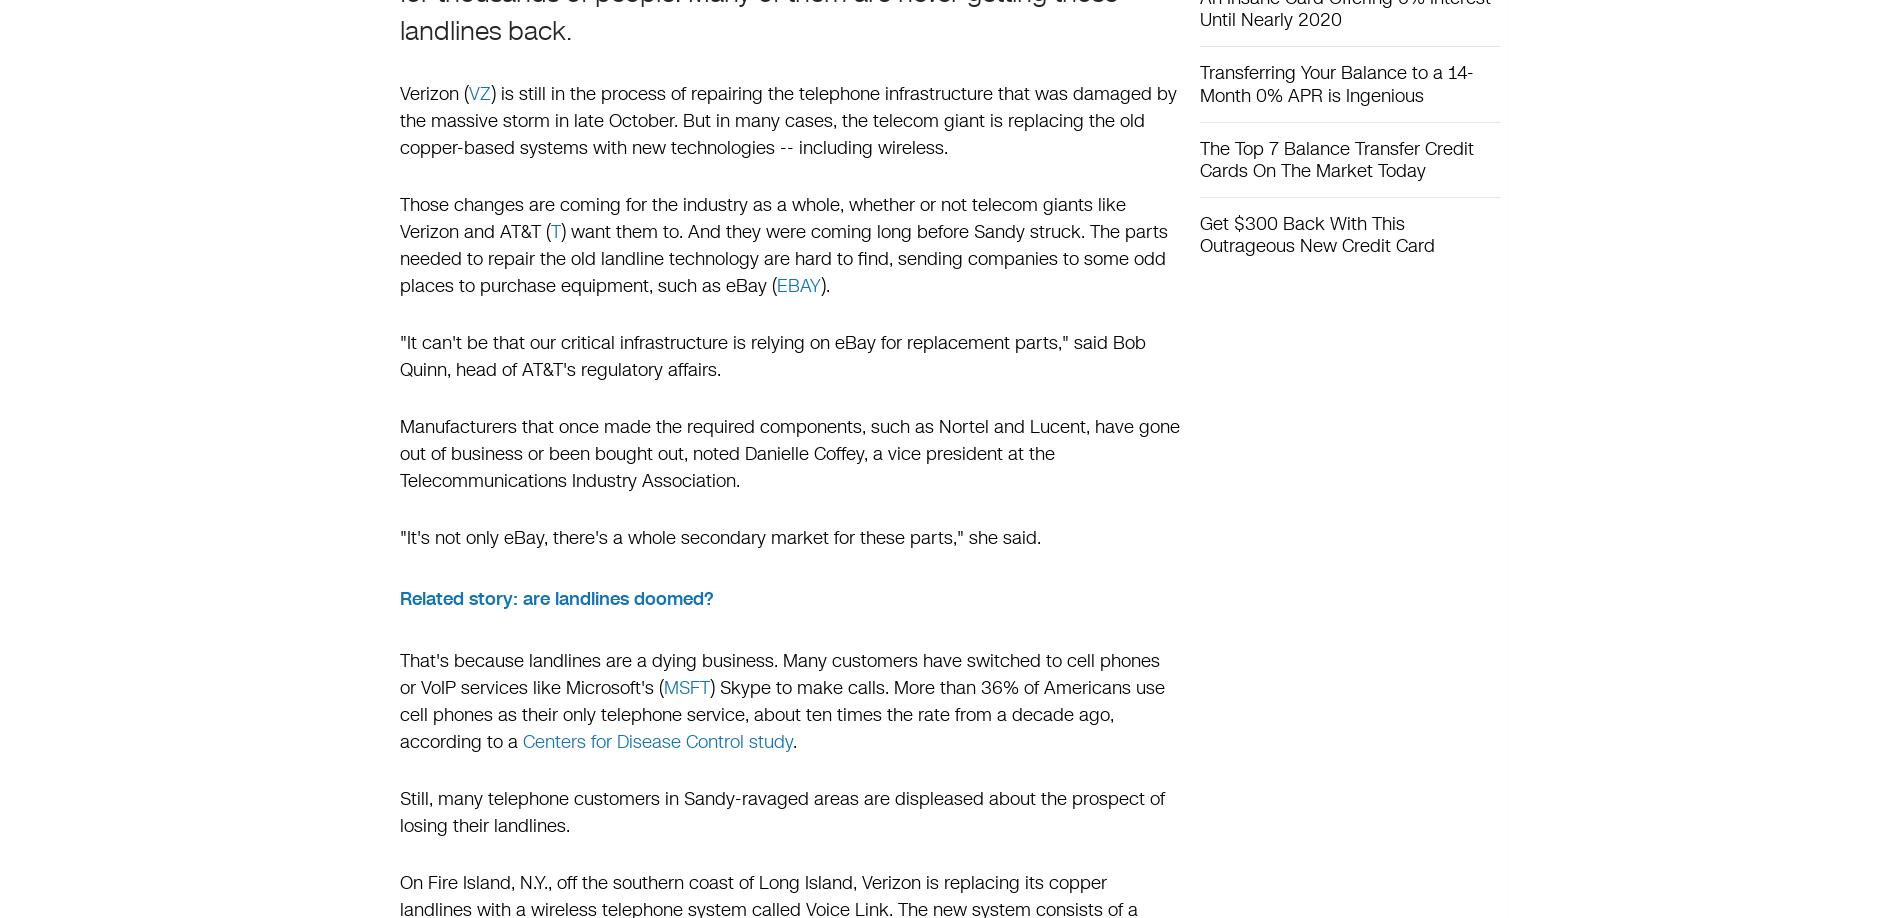 Image resolution: width=1900 pixels, height=918 pixels. What do you see at coordinates (781, 812) in the screenshot?
I see `'Still, many telephone customers in Sandy-ravaged areas are displeased about the prospect of losing their landlines.'` at bounding box center [781, 812].